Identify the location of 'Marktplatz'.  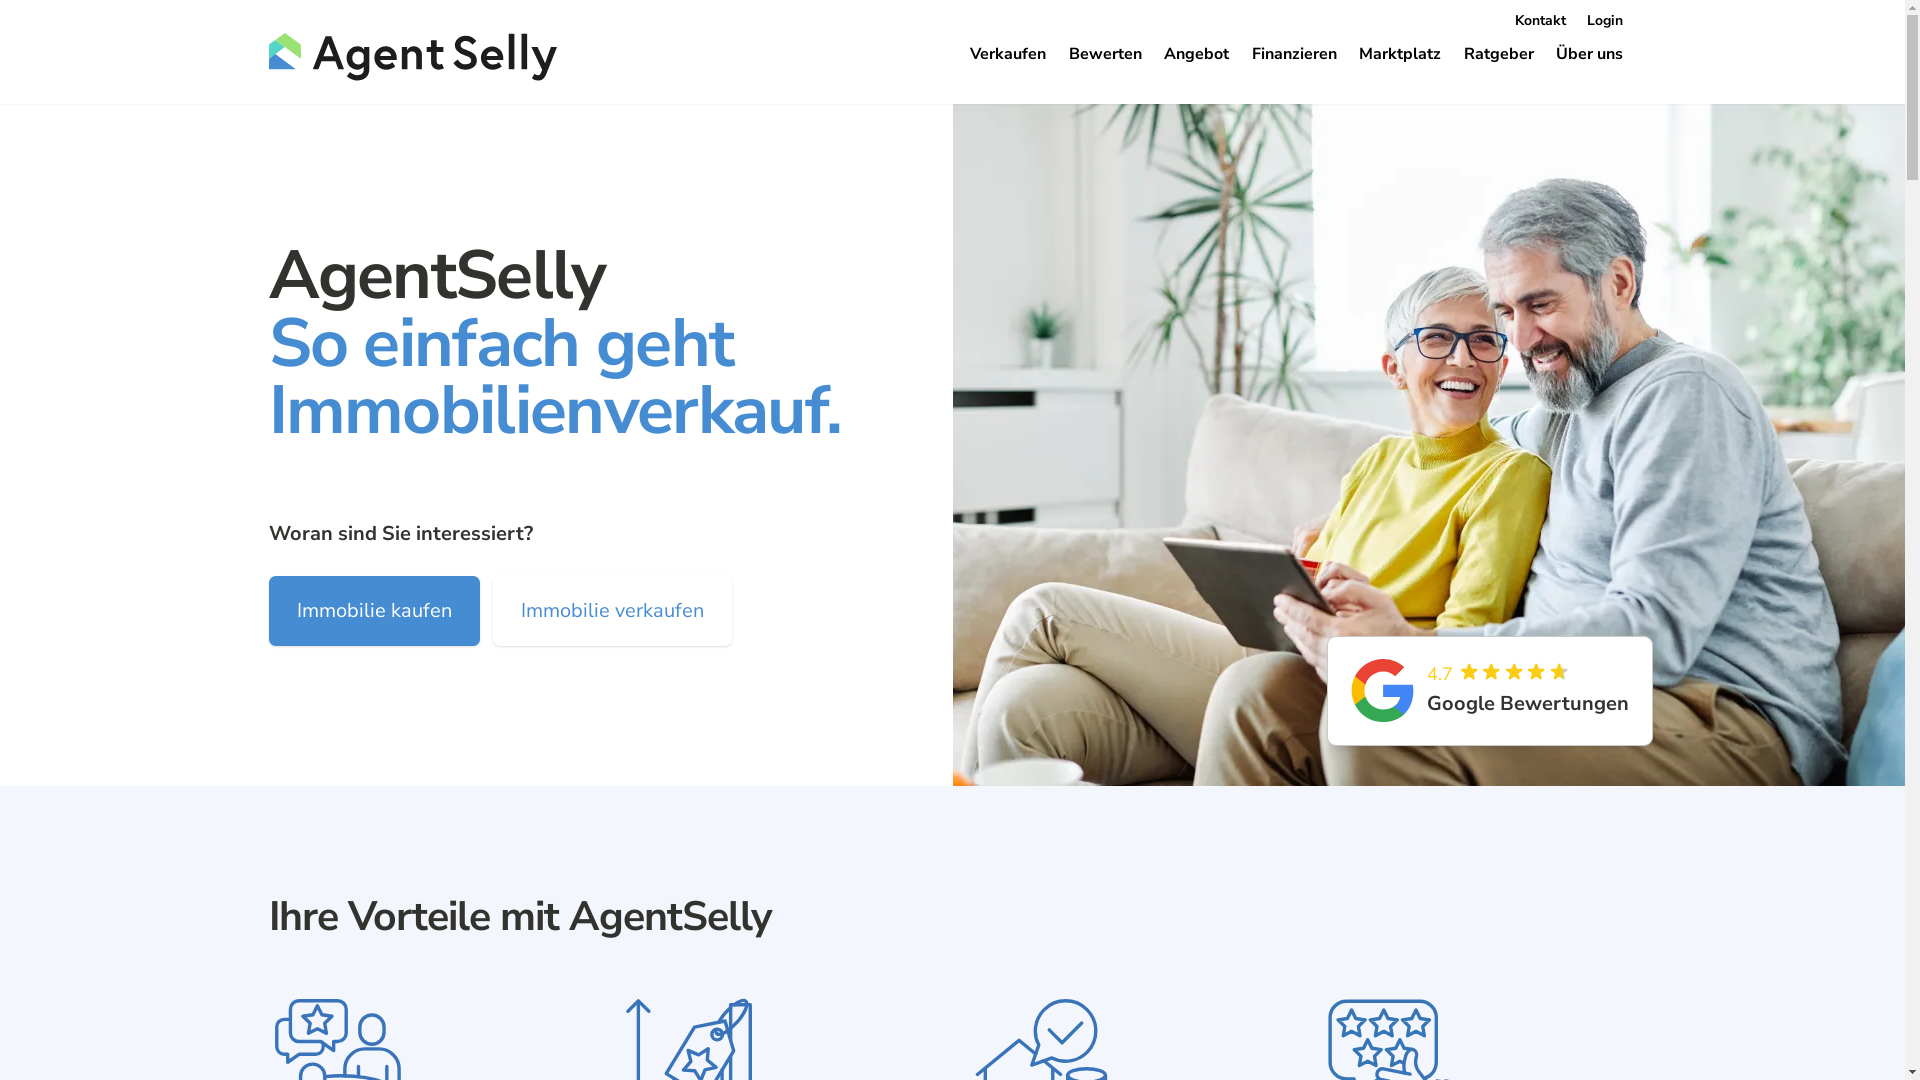
(1399, 53).